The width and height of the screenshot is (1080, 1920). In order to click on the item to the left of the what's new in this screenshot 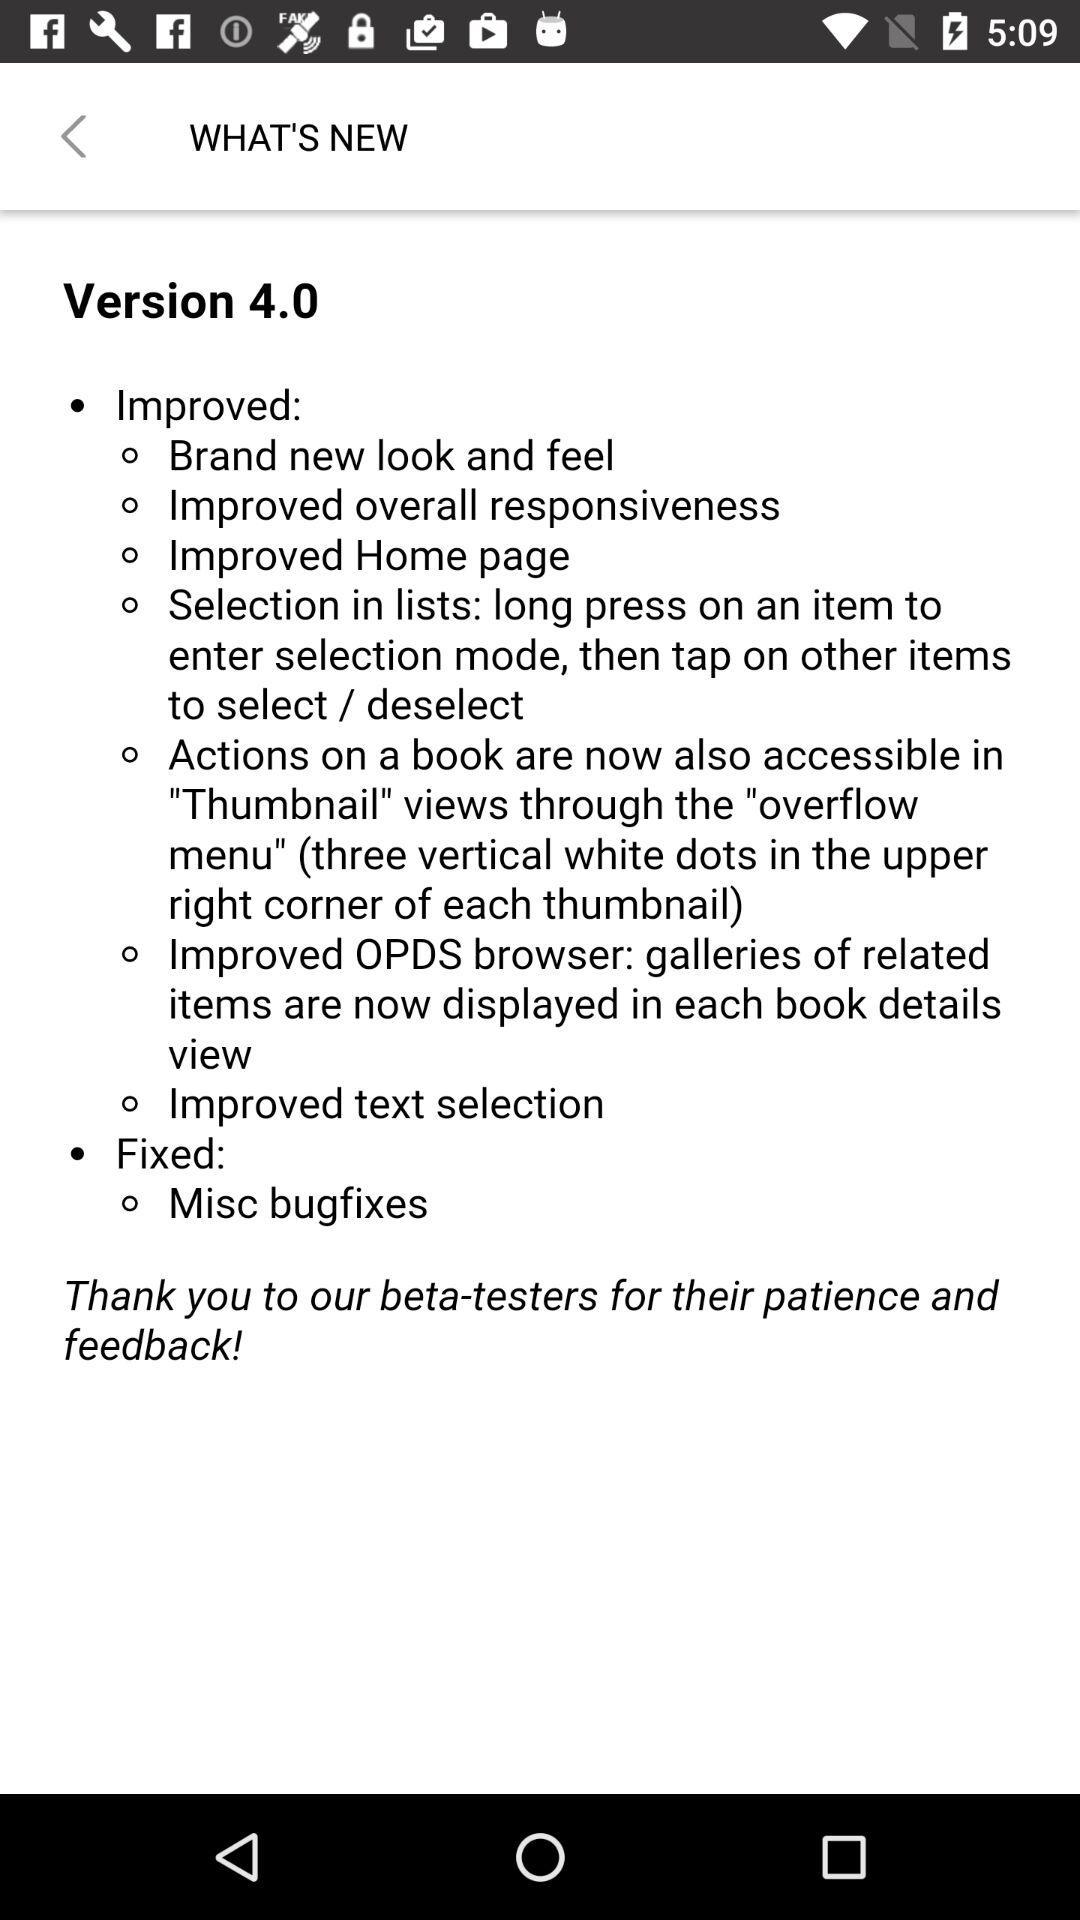, I will do `click(72, 135)`.